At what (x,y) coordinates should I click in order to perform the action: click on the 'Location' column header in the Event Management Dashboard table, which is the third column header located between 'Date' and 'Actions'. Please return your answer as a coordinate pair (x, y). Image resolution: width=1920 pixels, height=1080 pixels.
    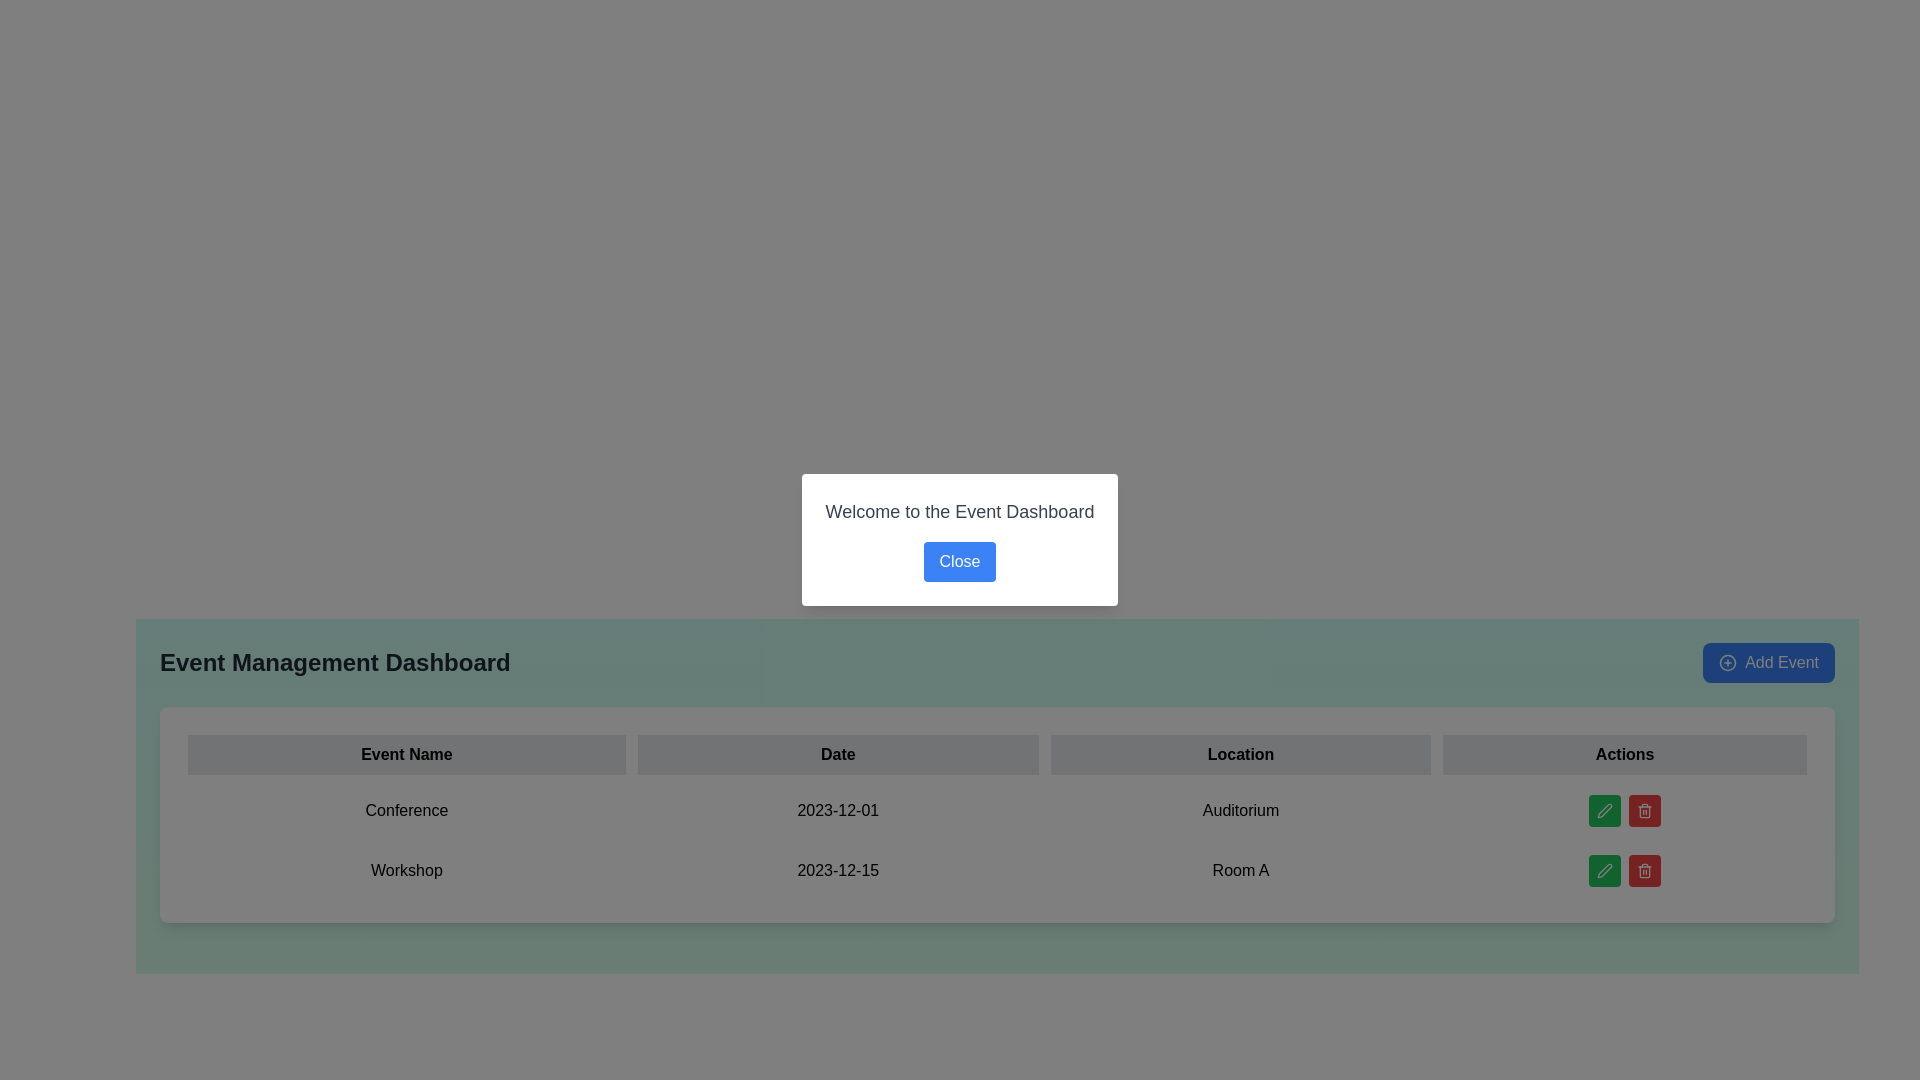
    Looking at the image, I should click on (1240, 755).